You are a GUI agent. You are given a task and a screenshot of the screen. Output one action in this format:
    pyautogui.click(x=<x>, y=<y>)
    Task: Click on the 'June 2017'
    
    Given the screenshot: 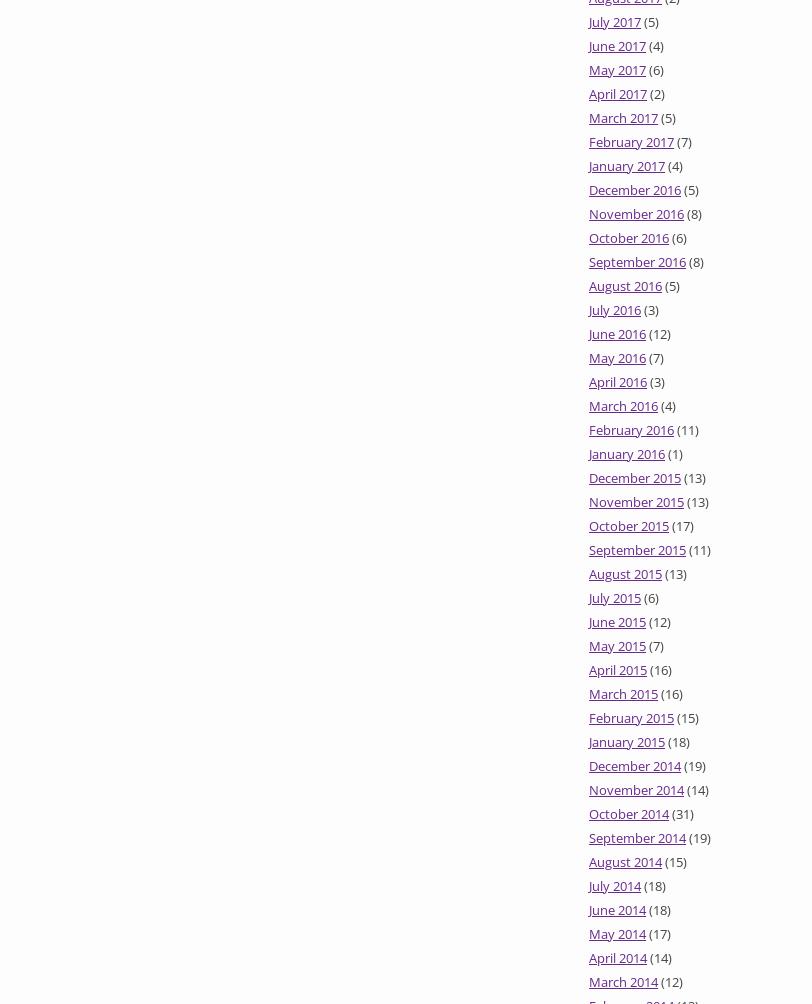 What is the action you would take?
    pyautogui.click(x=617, y=45)
    